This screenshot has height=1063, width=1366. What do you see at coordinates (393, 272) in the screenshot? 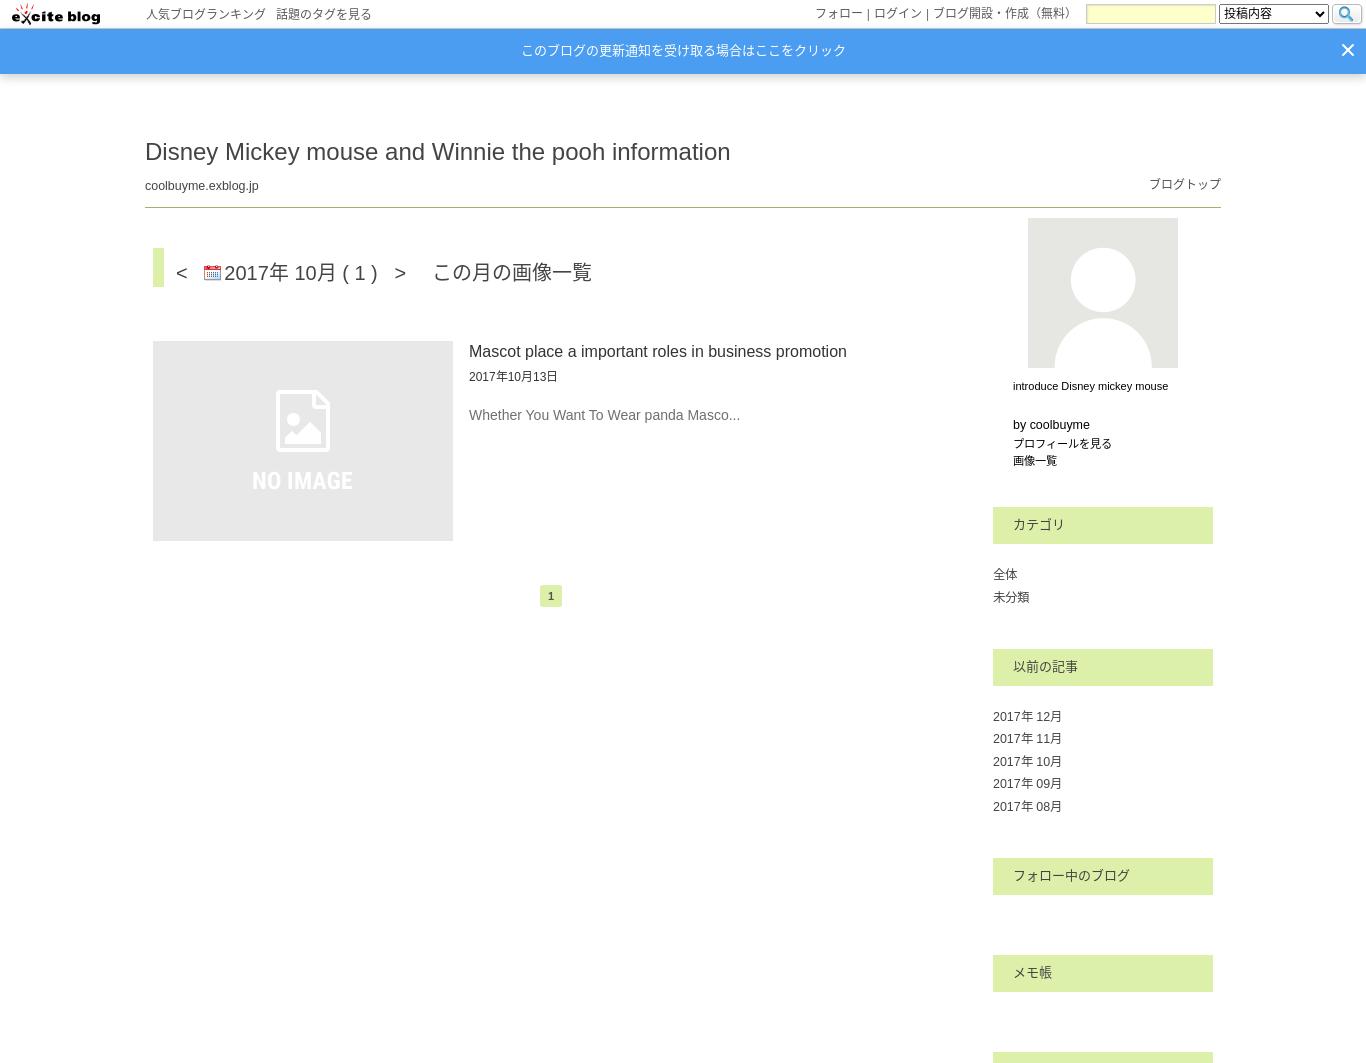
I see `'>'` at bounding box center [393, 272].